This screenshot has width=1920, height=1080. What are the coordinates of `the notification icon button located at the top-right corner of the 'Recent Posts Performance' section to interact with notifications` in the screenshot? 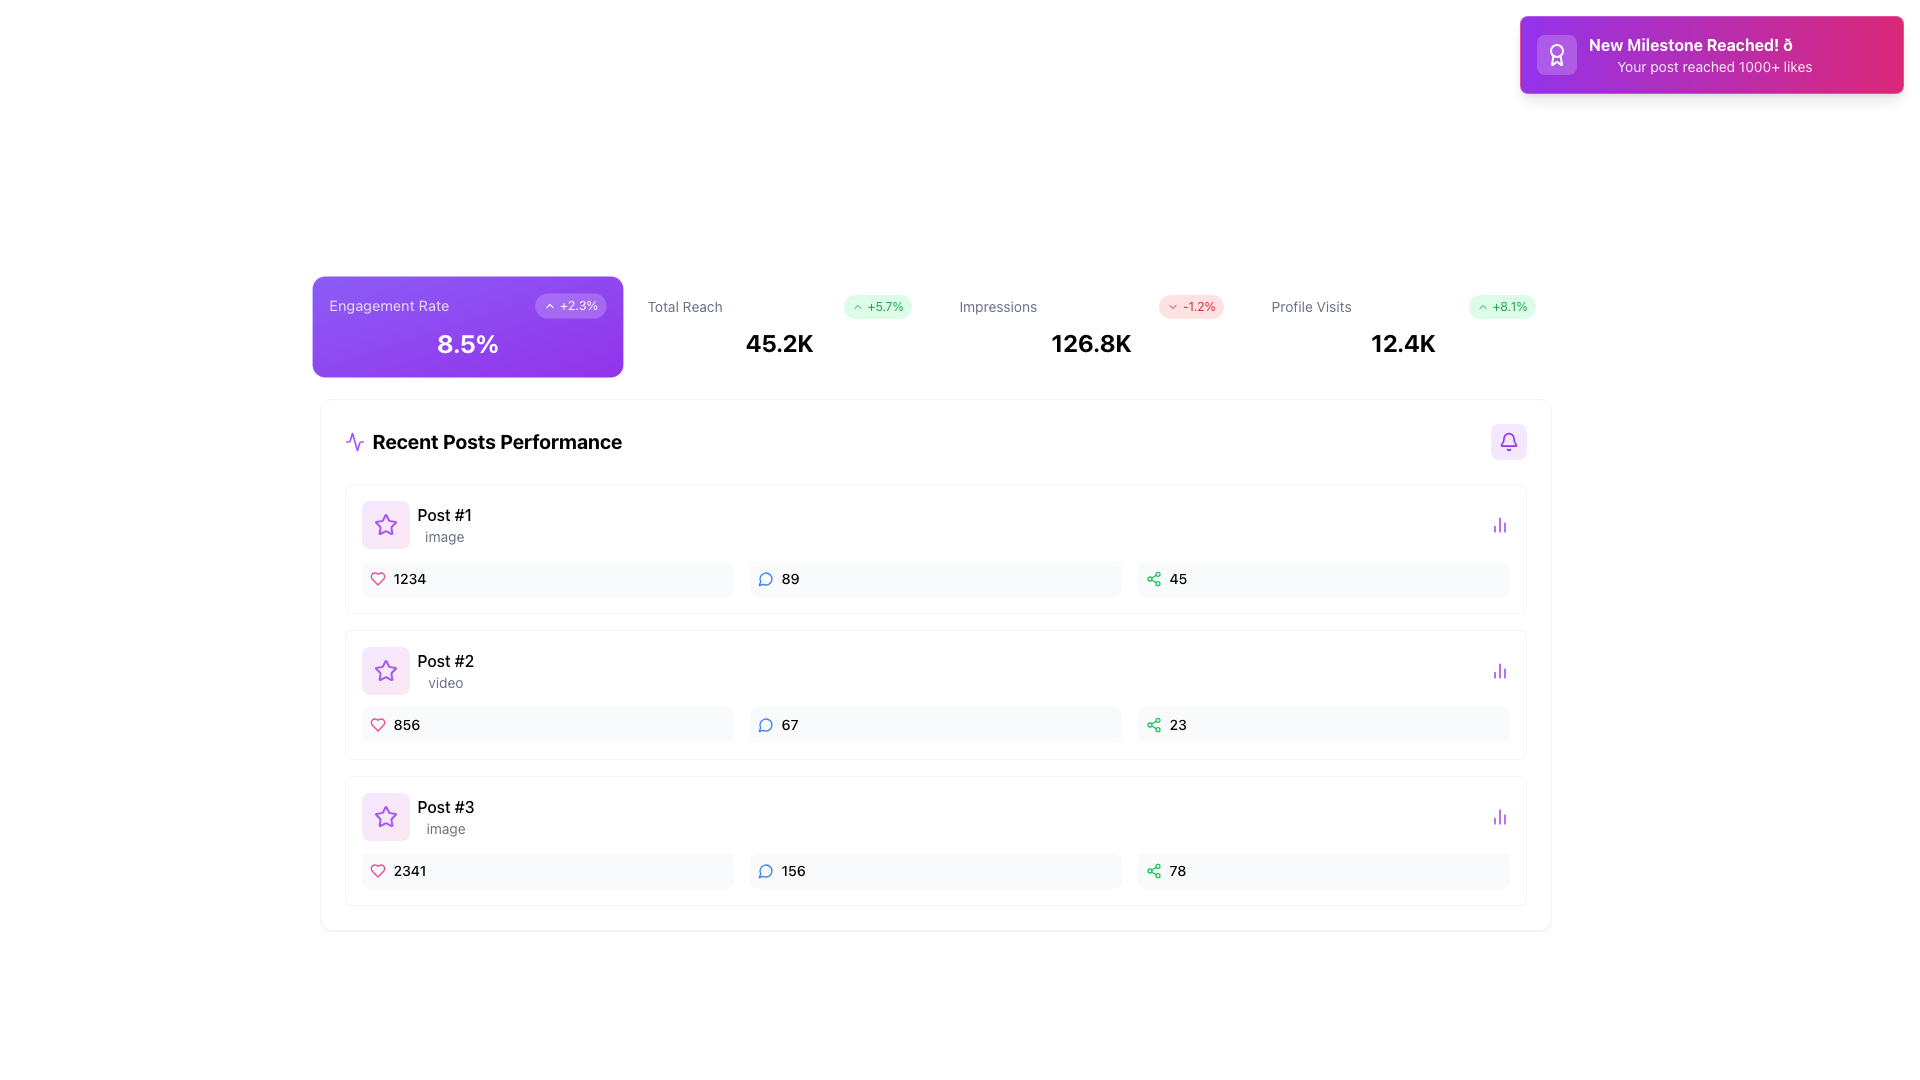 It's located at (1508, 441).